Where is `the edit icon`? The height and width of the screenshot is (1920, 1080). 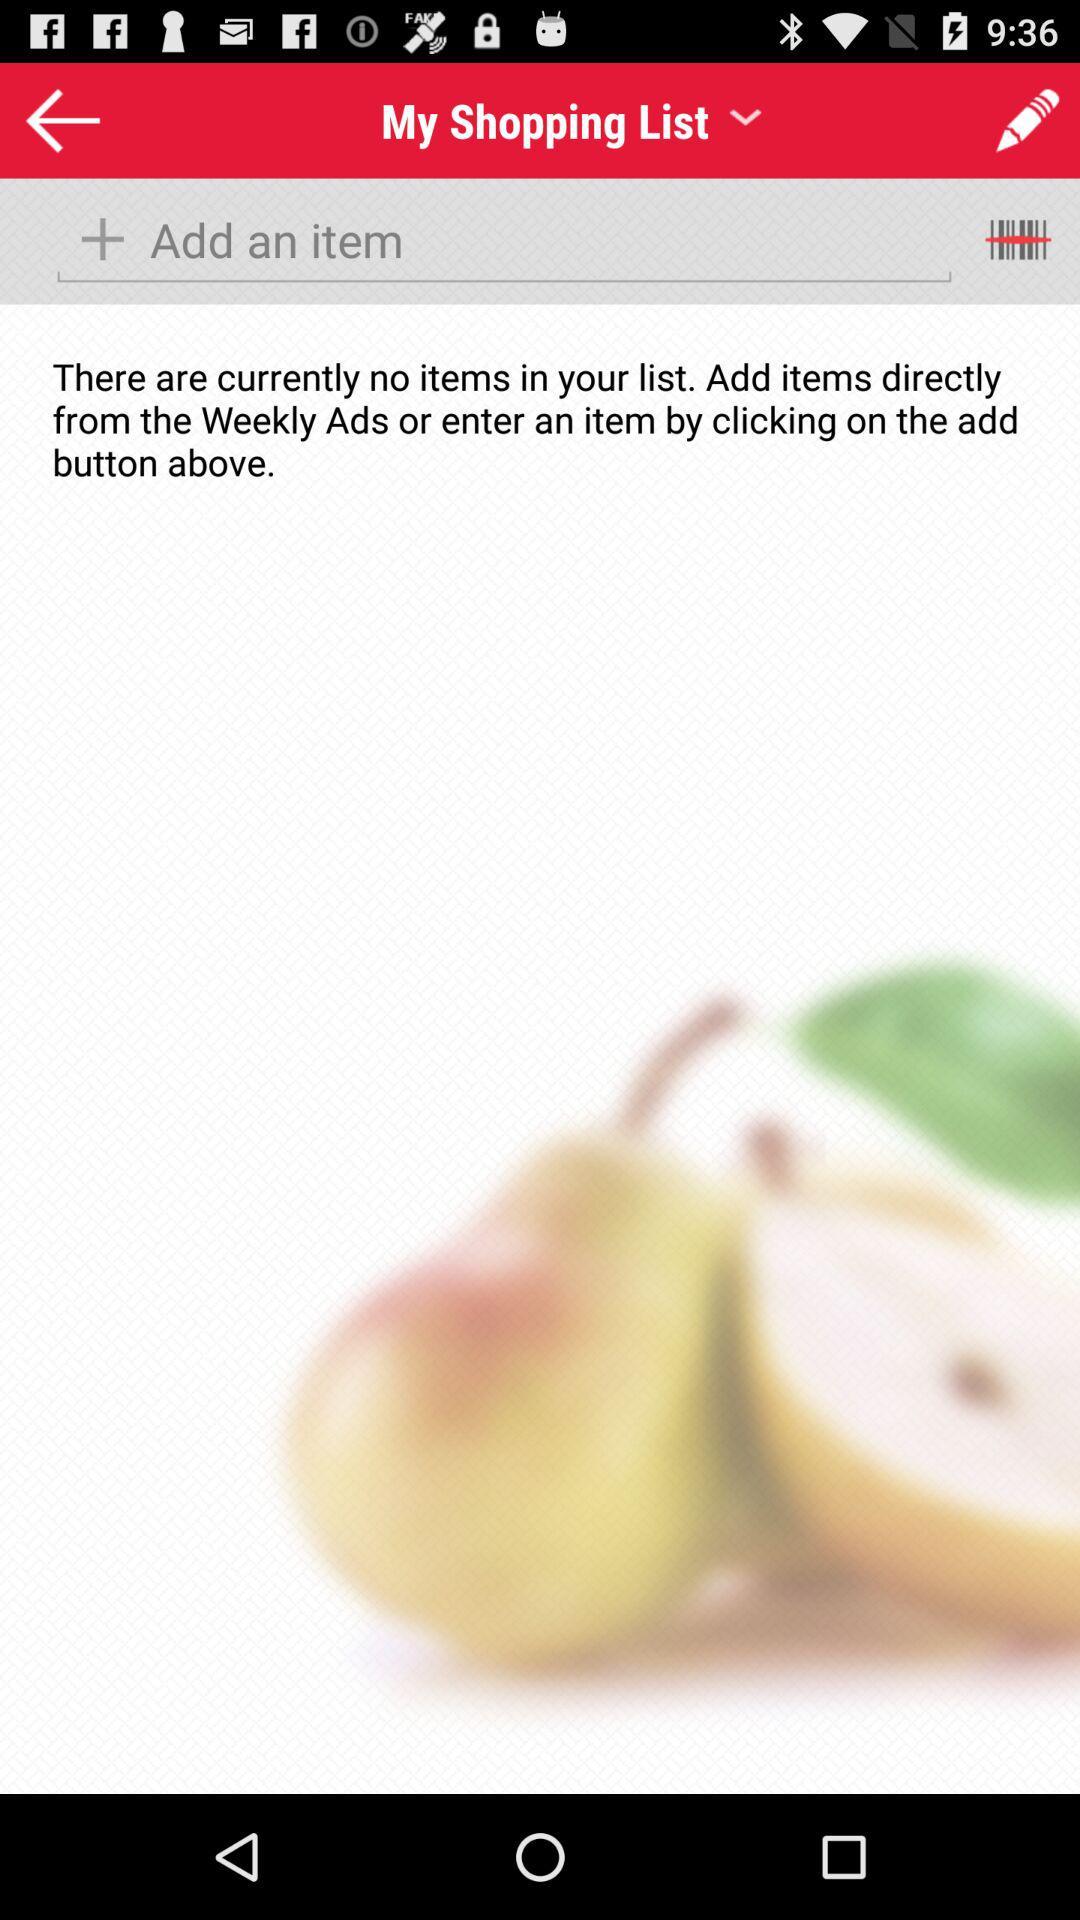 the edit icon is located at coordinates (1003, 125).